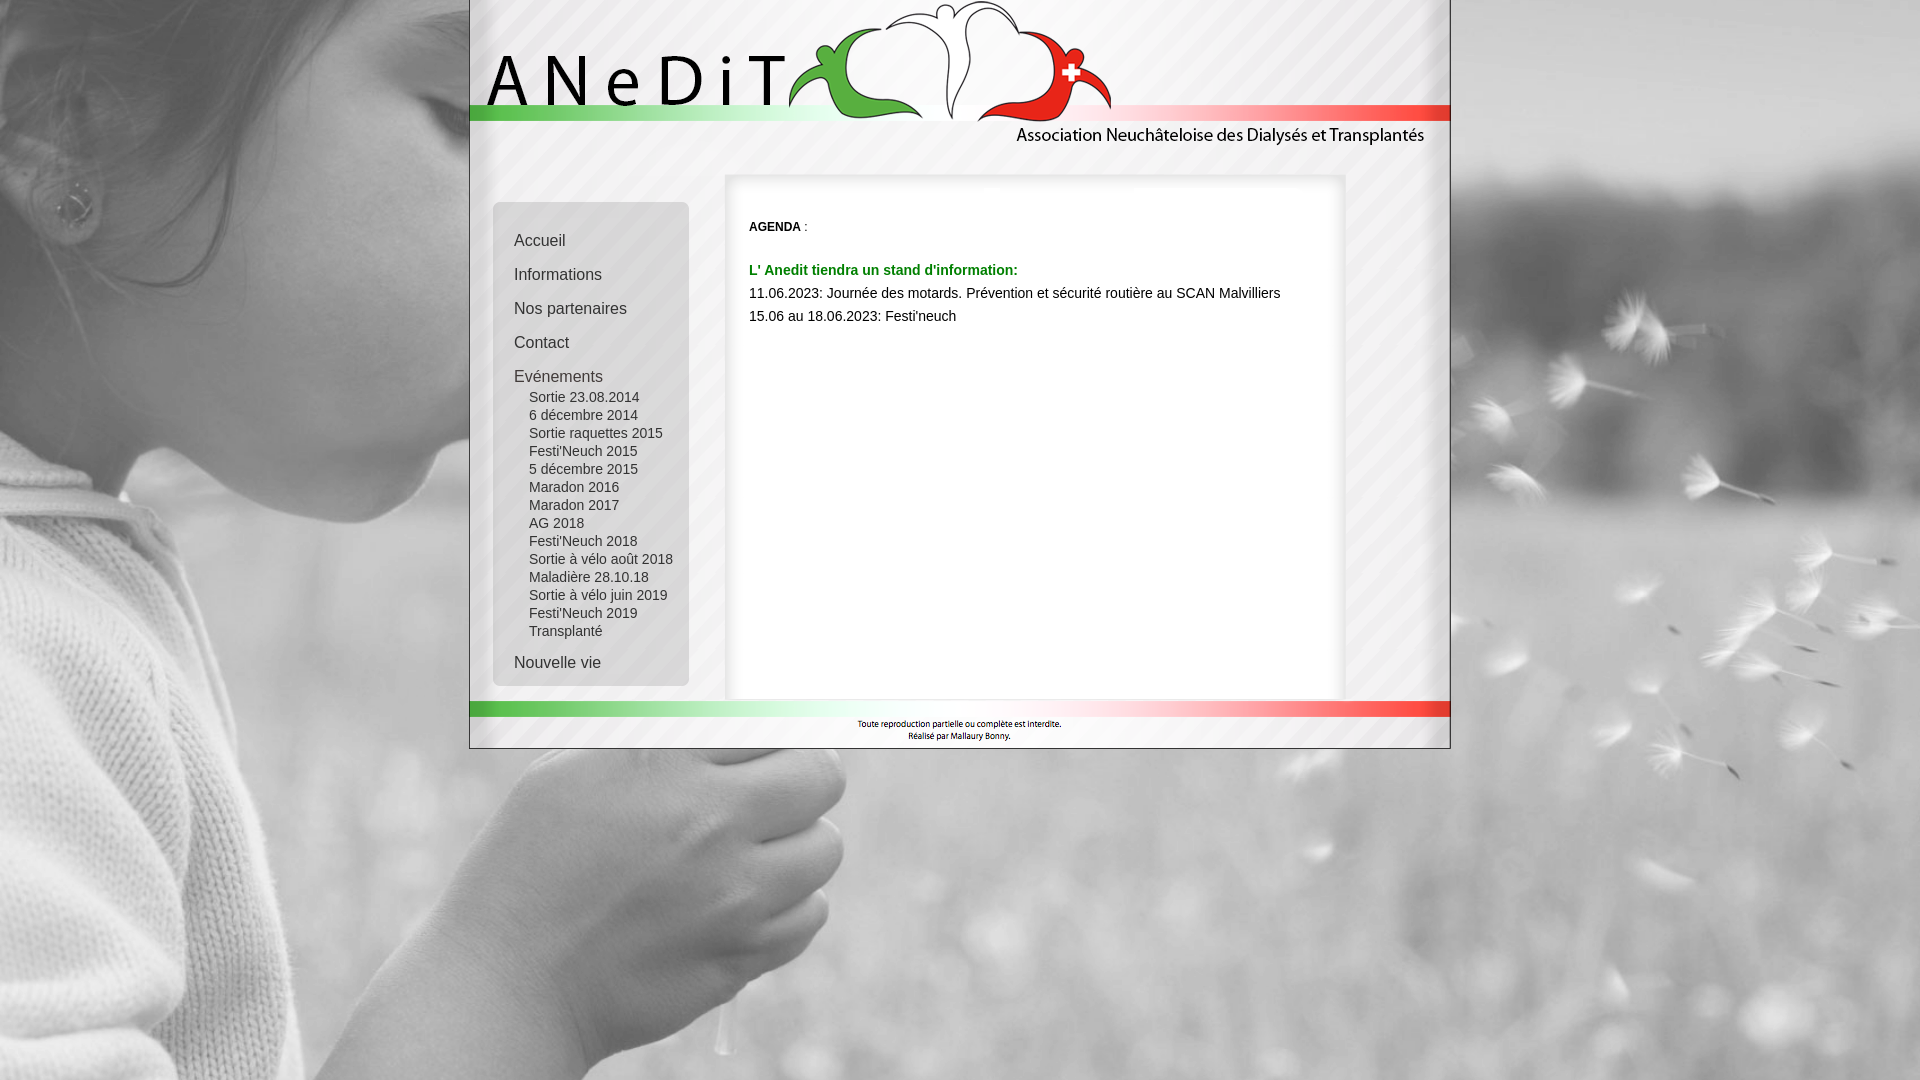  Describe the element at coordinates (588, 522) in the screenshot. I see `'AG 2018'` at that location.